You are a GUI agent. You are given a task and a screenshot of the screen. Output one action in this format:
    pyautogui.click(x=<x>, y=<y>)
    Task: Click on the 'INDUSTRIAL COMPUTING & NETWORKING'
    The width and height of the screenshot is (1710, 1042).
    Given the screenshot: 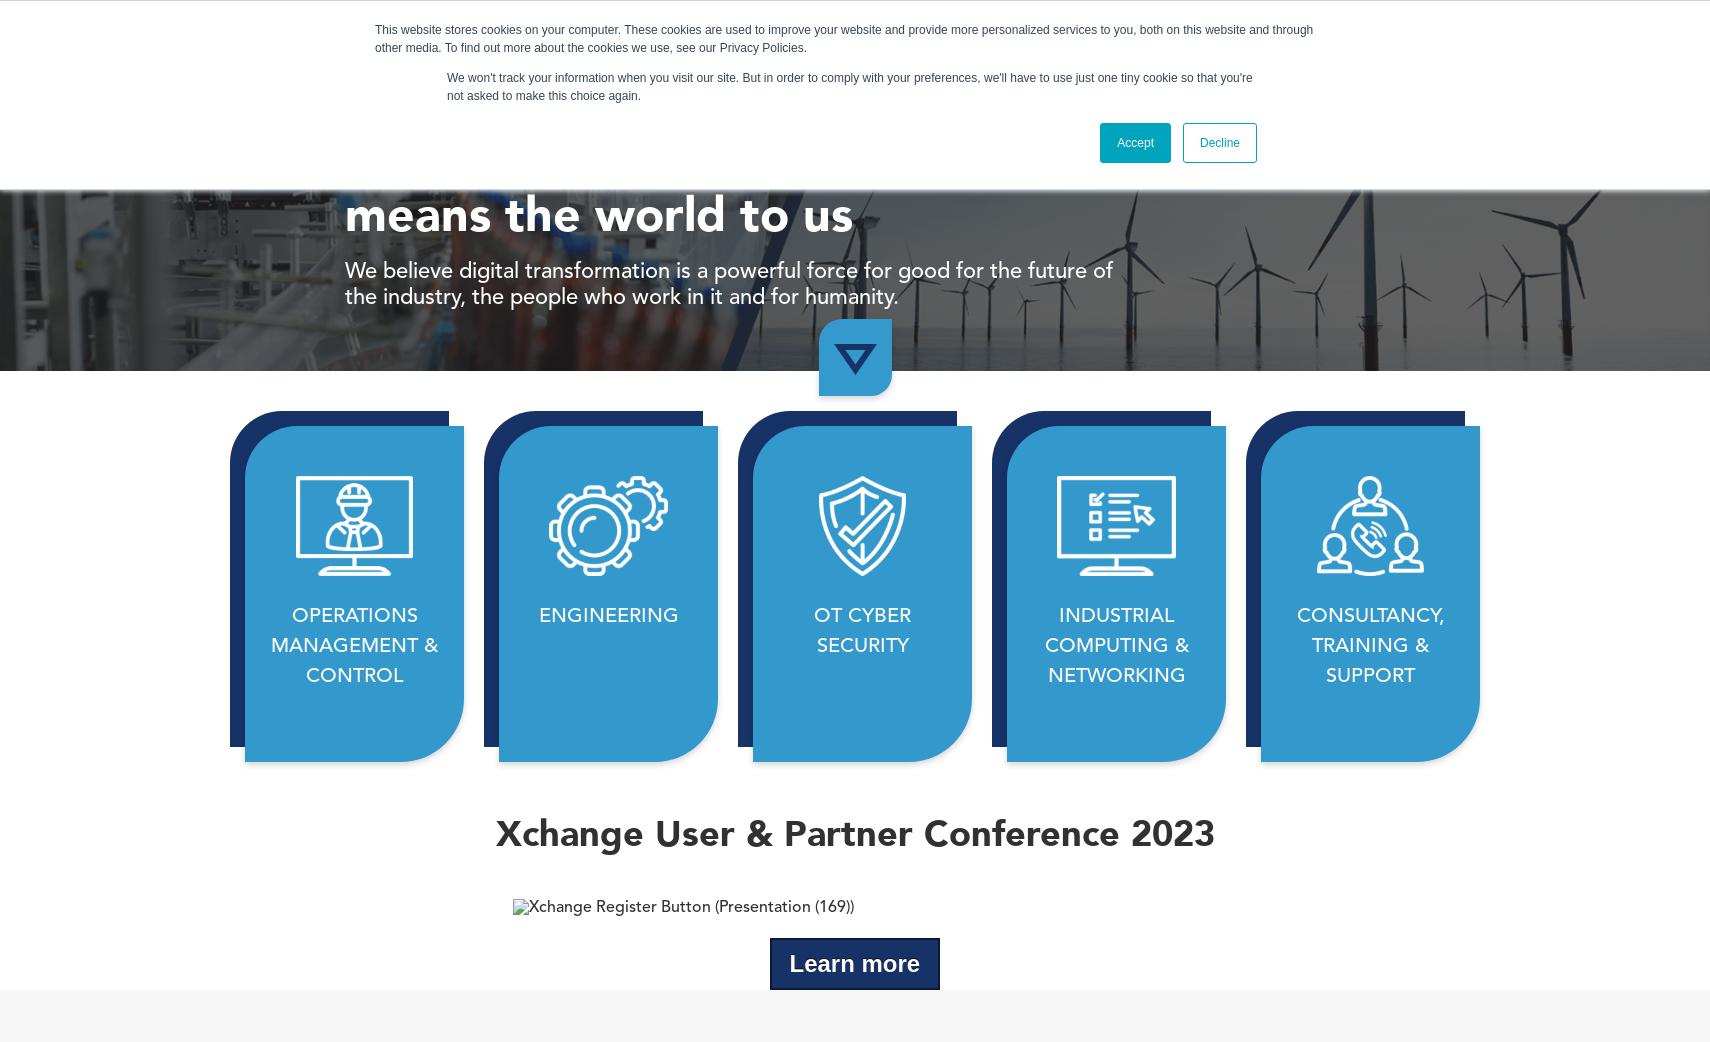 What is the action you would take?
    pyautogui.click(x=1114, y=646)
    